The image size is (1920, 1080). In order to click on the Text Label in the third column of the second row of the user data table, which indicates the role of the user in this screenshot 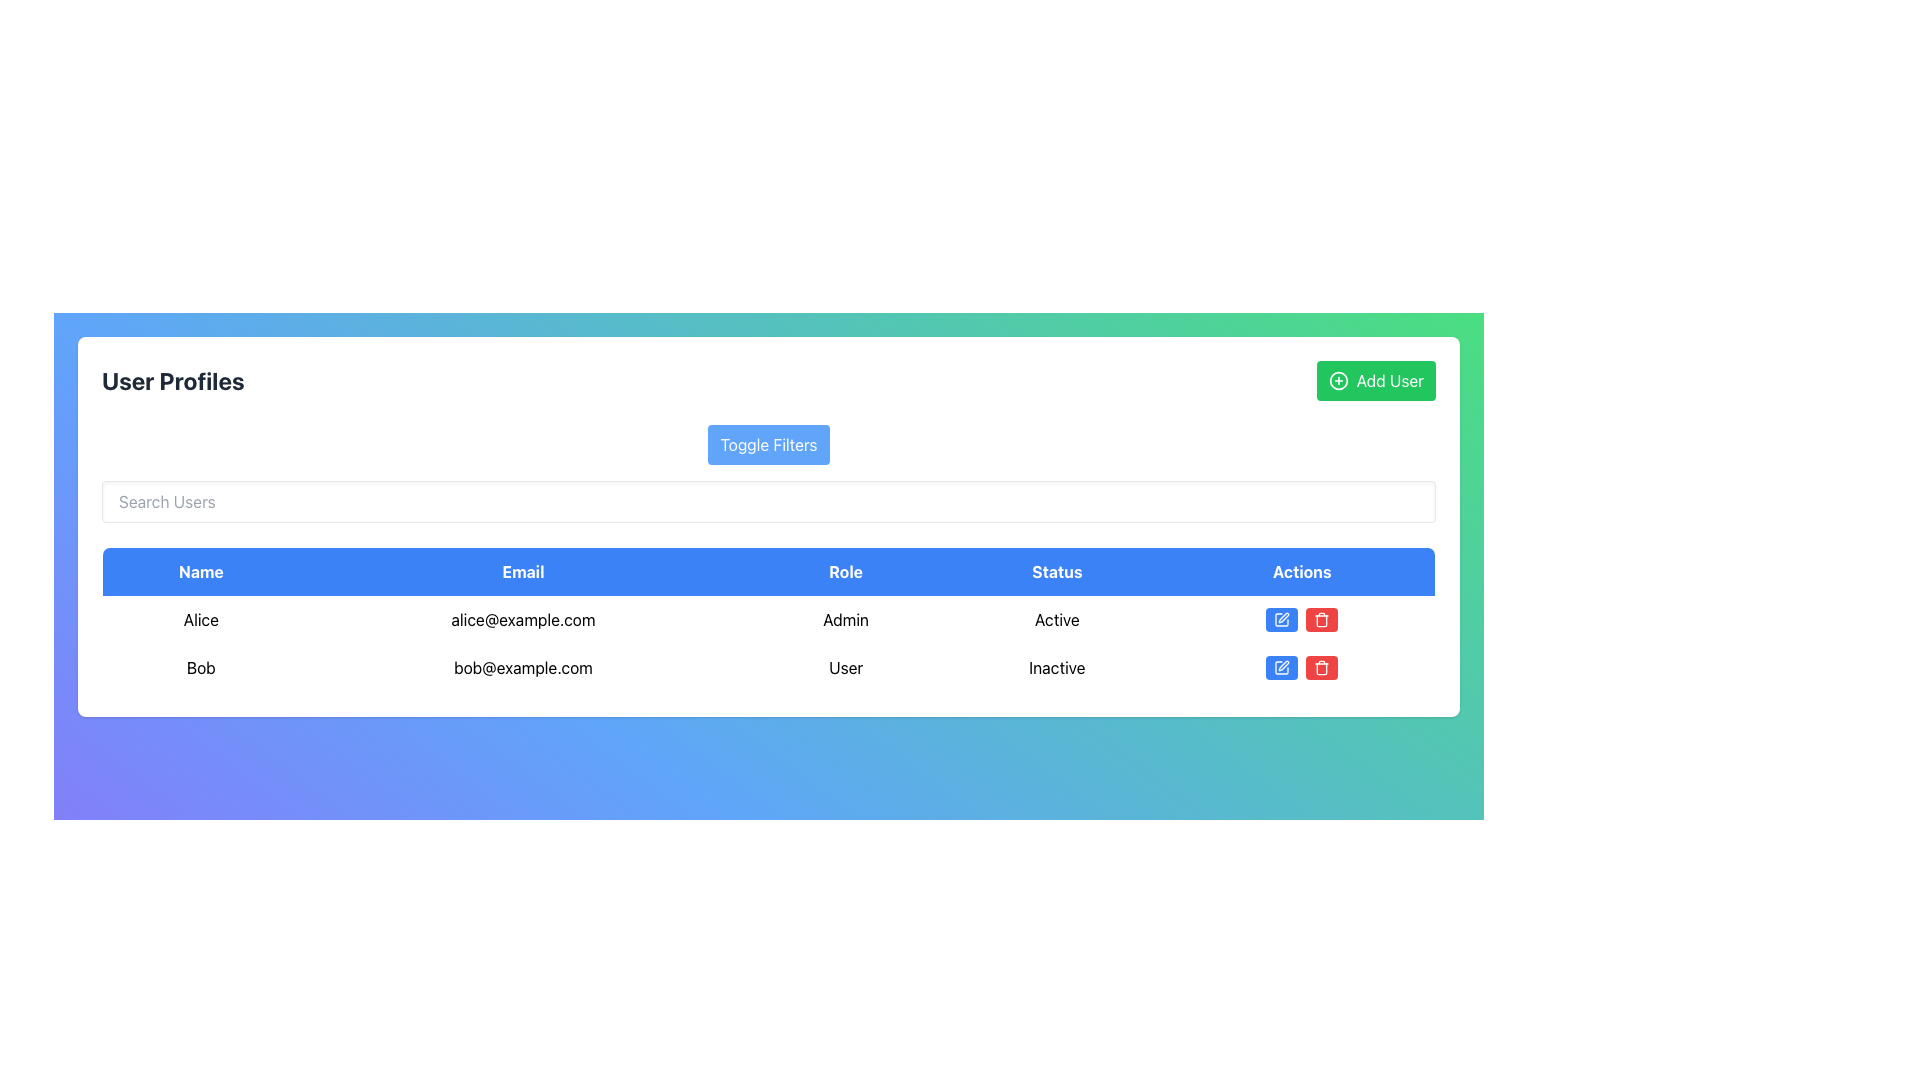, I will do `click(846, 668)`.